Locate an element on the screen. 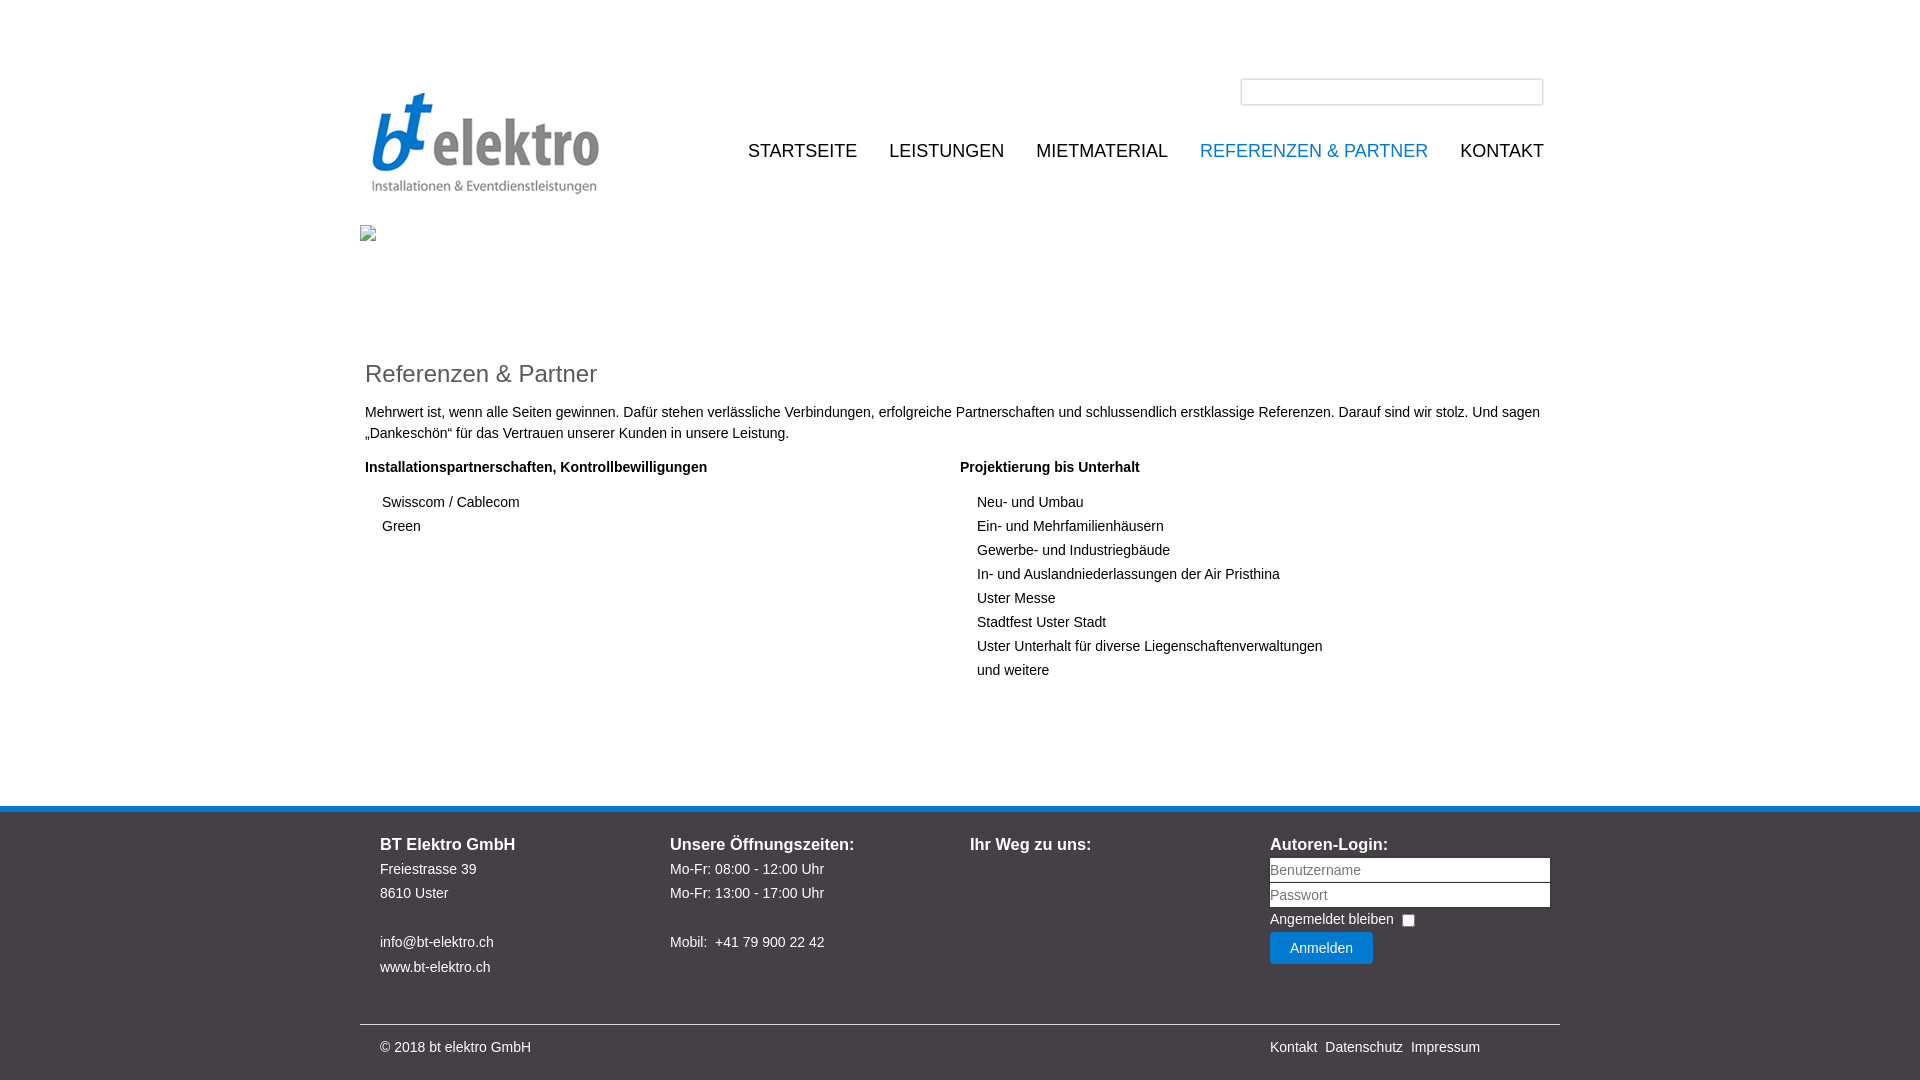  'MIETMATERIAL' is located at coordinates (1101, 149).